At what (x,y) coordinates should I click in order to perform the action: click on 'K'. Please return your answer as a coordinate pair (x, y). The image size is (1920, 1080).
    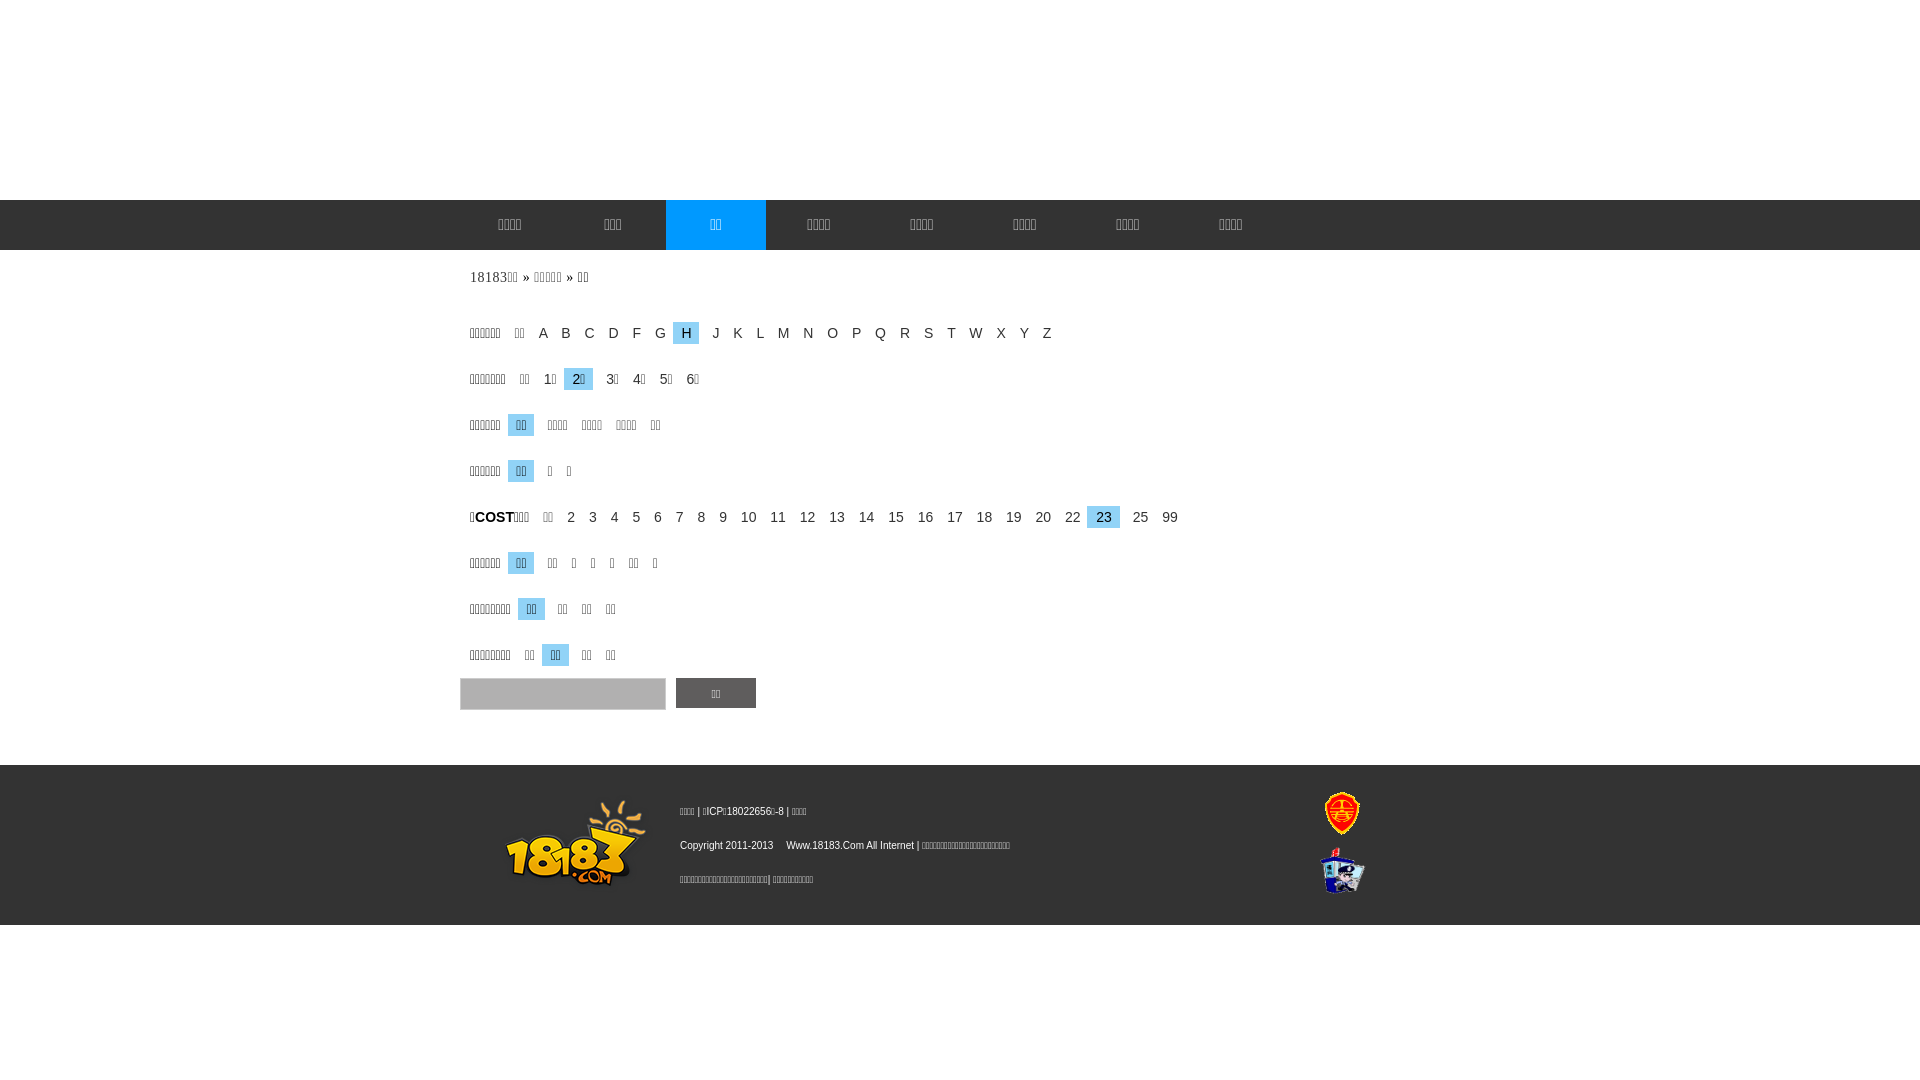
    Looking at the image, I should click on (731, 331).